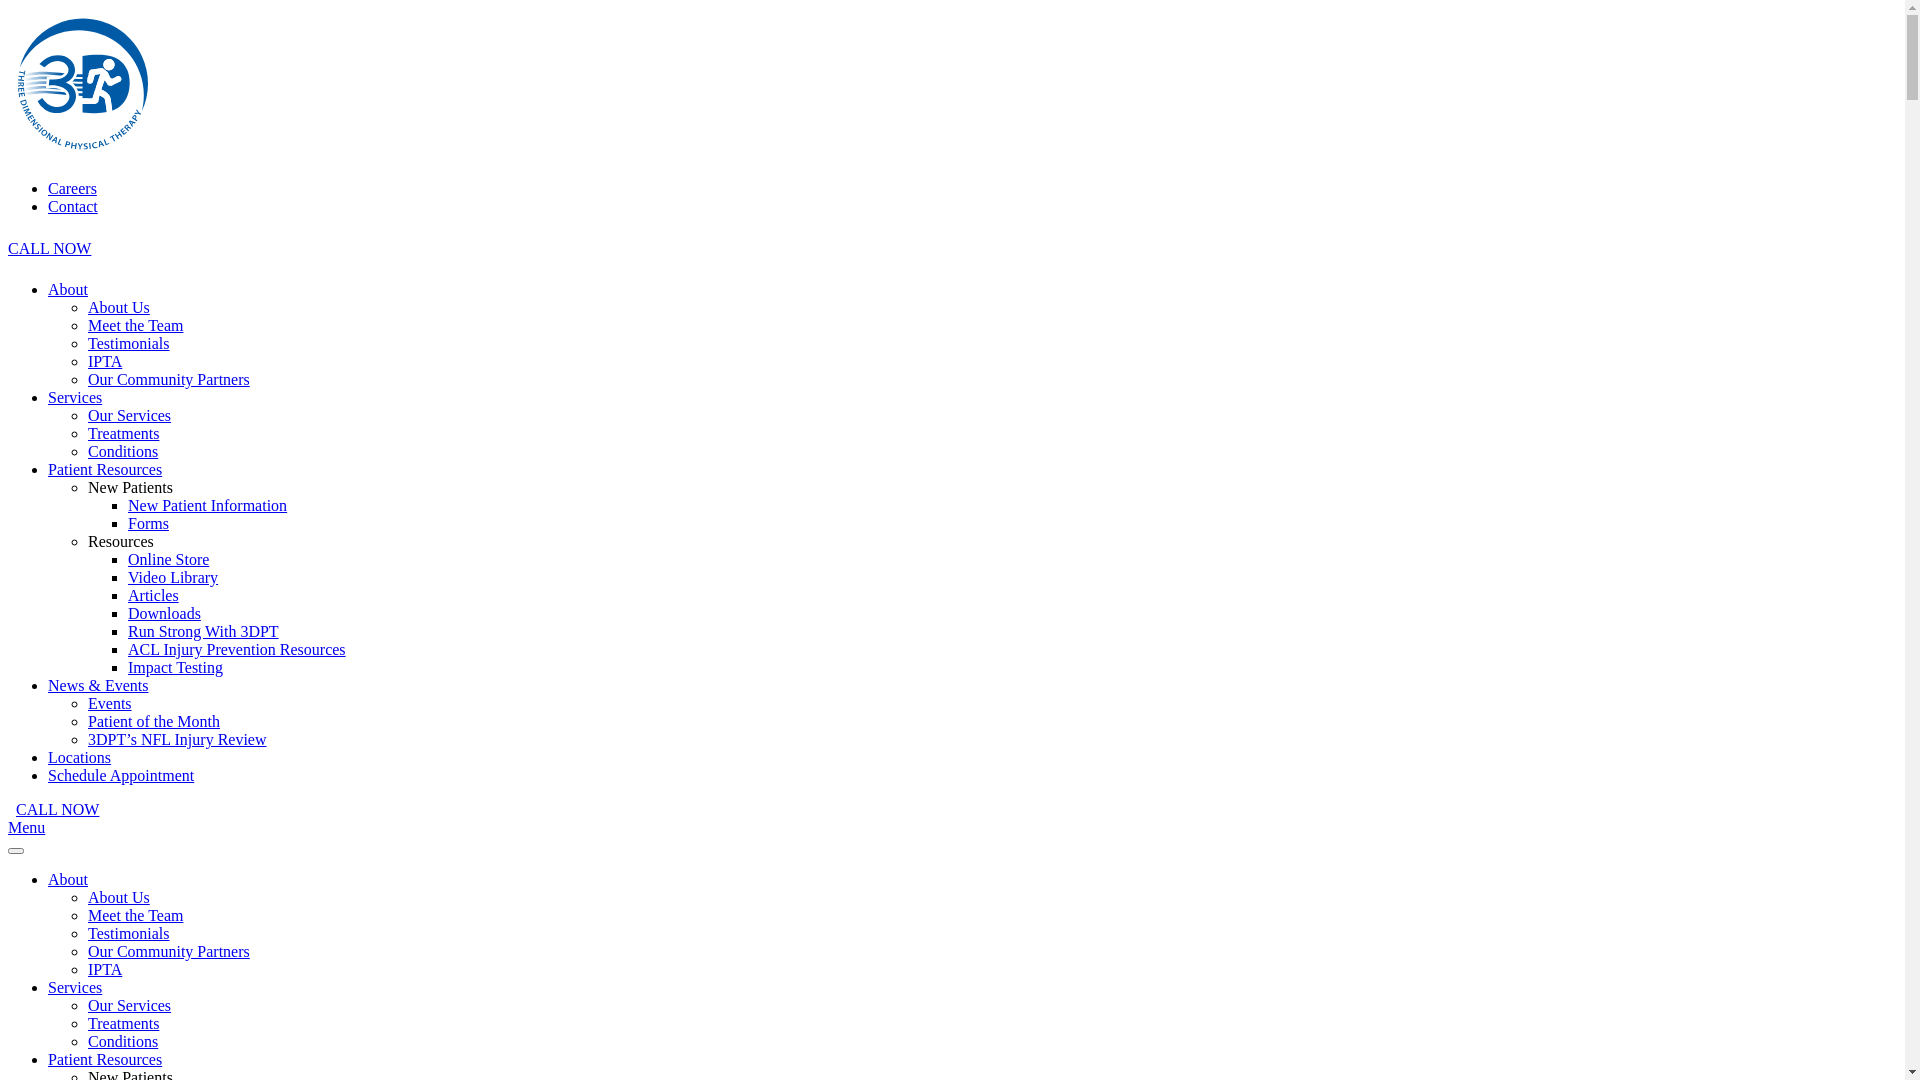  Describe the element at coordinates (48, 1058) in the screenshot. I see `'Patient Resources'` at that location.